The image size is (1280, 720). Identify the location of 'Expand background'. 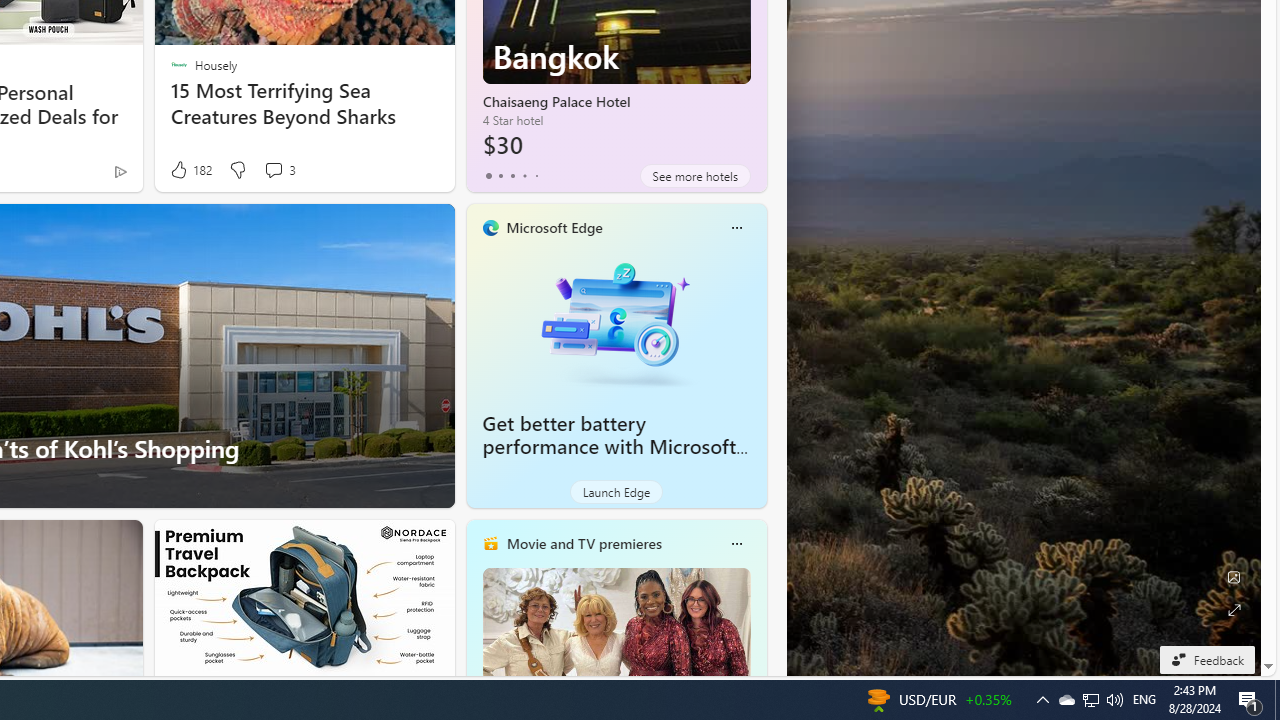
(1232, 609).